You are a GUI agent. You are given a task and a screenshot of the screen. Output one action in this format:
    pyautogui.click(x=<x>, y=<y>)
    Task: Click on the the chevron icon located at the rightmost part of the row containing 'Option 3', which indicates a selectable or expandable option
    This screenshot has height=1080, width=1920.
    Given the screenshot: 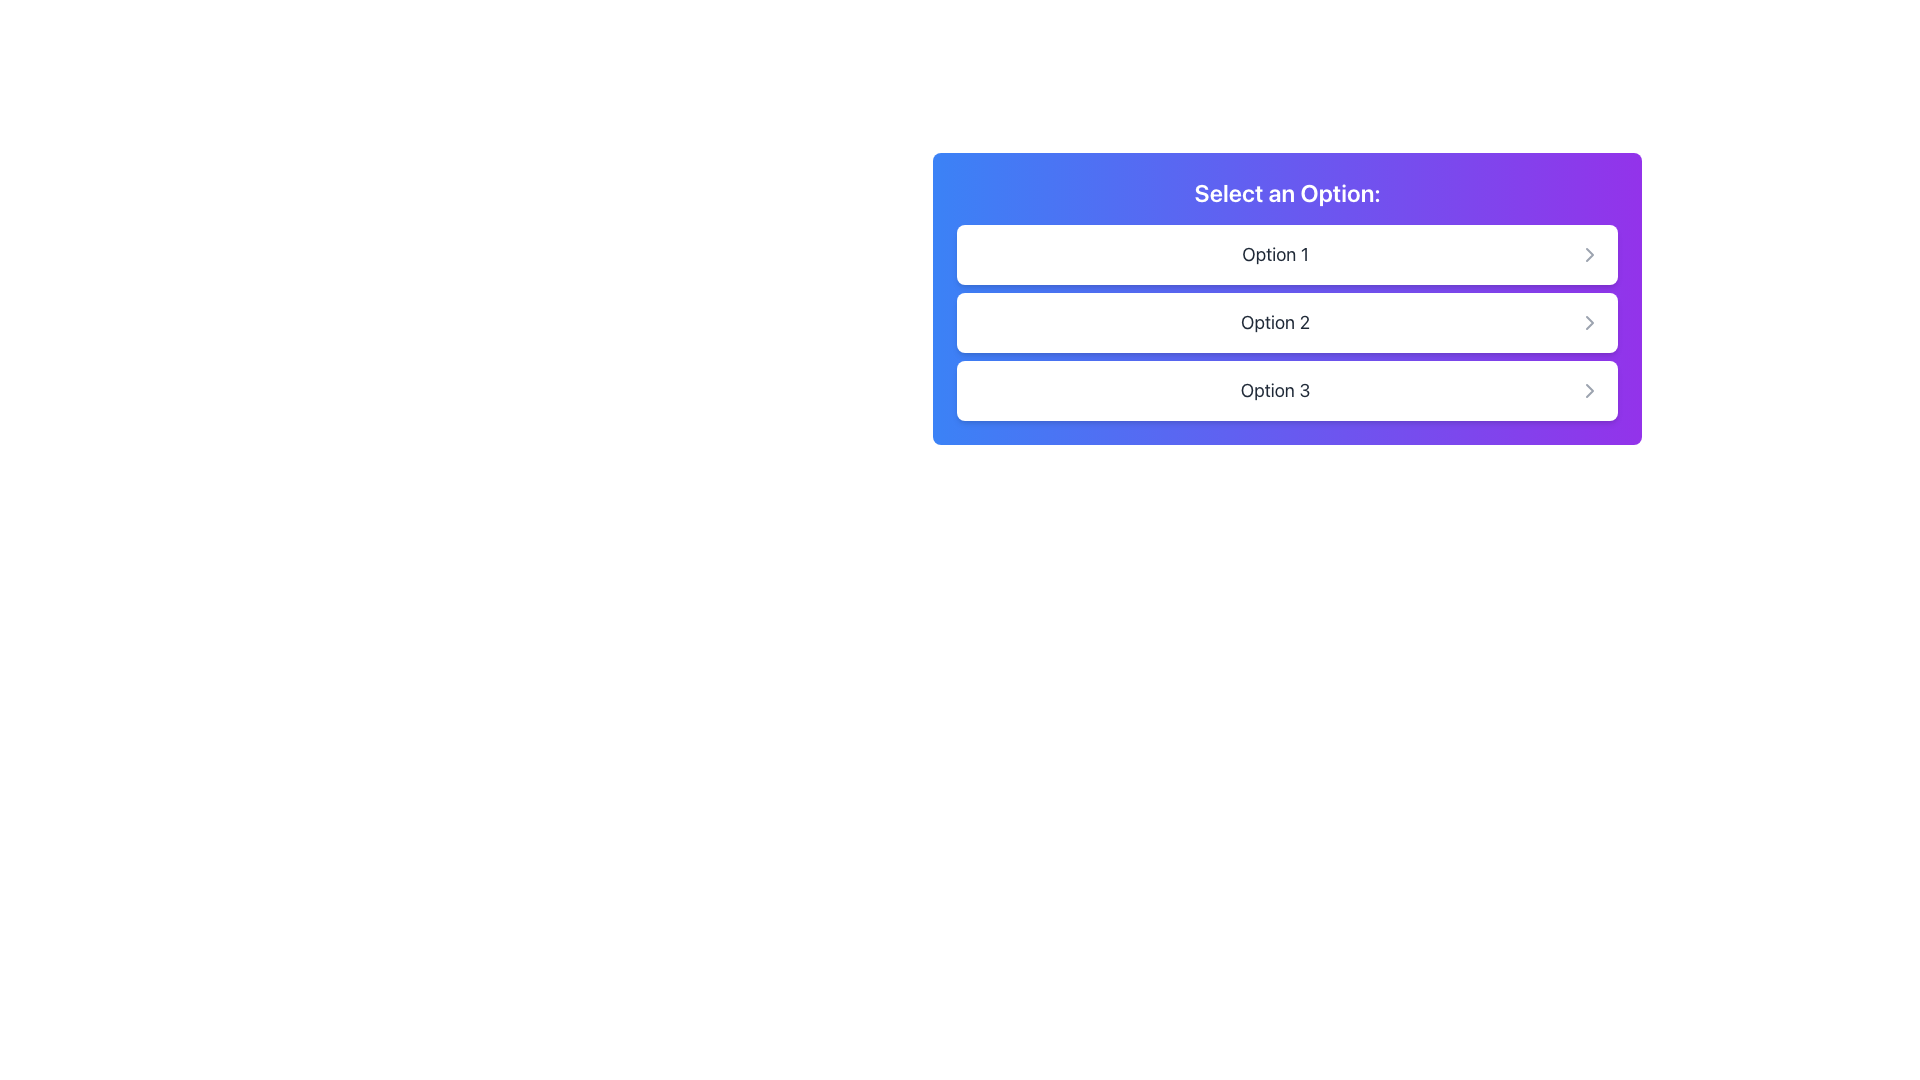 What is the action you would take?
    pyautogui.click(x=1588, y=390)
    